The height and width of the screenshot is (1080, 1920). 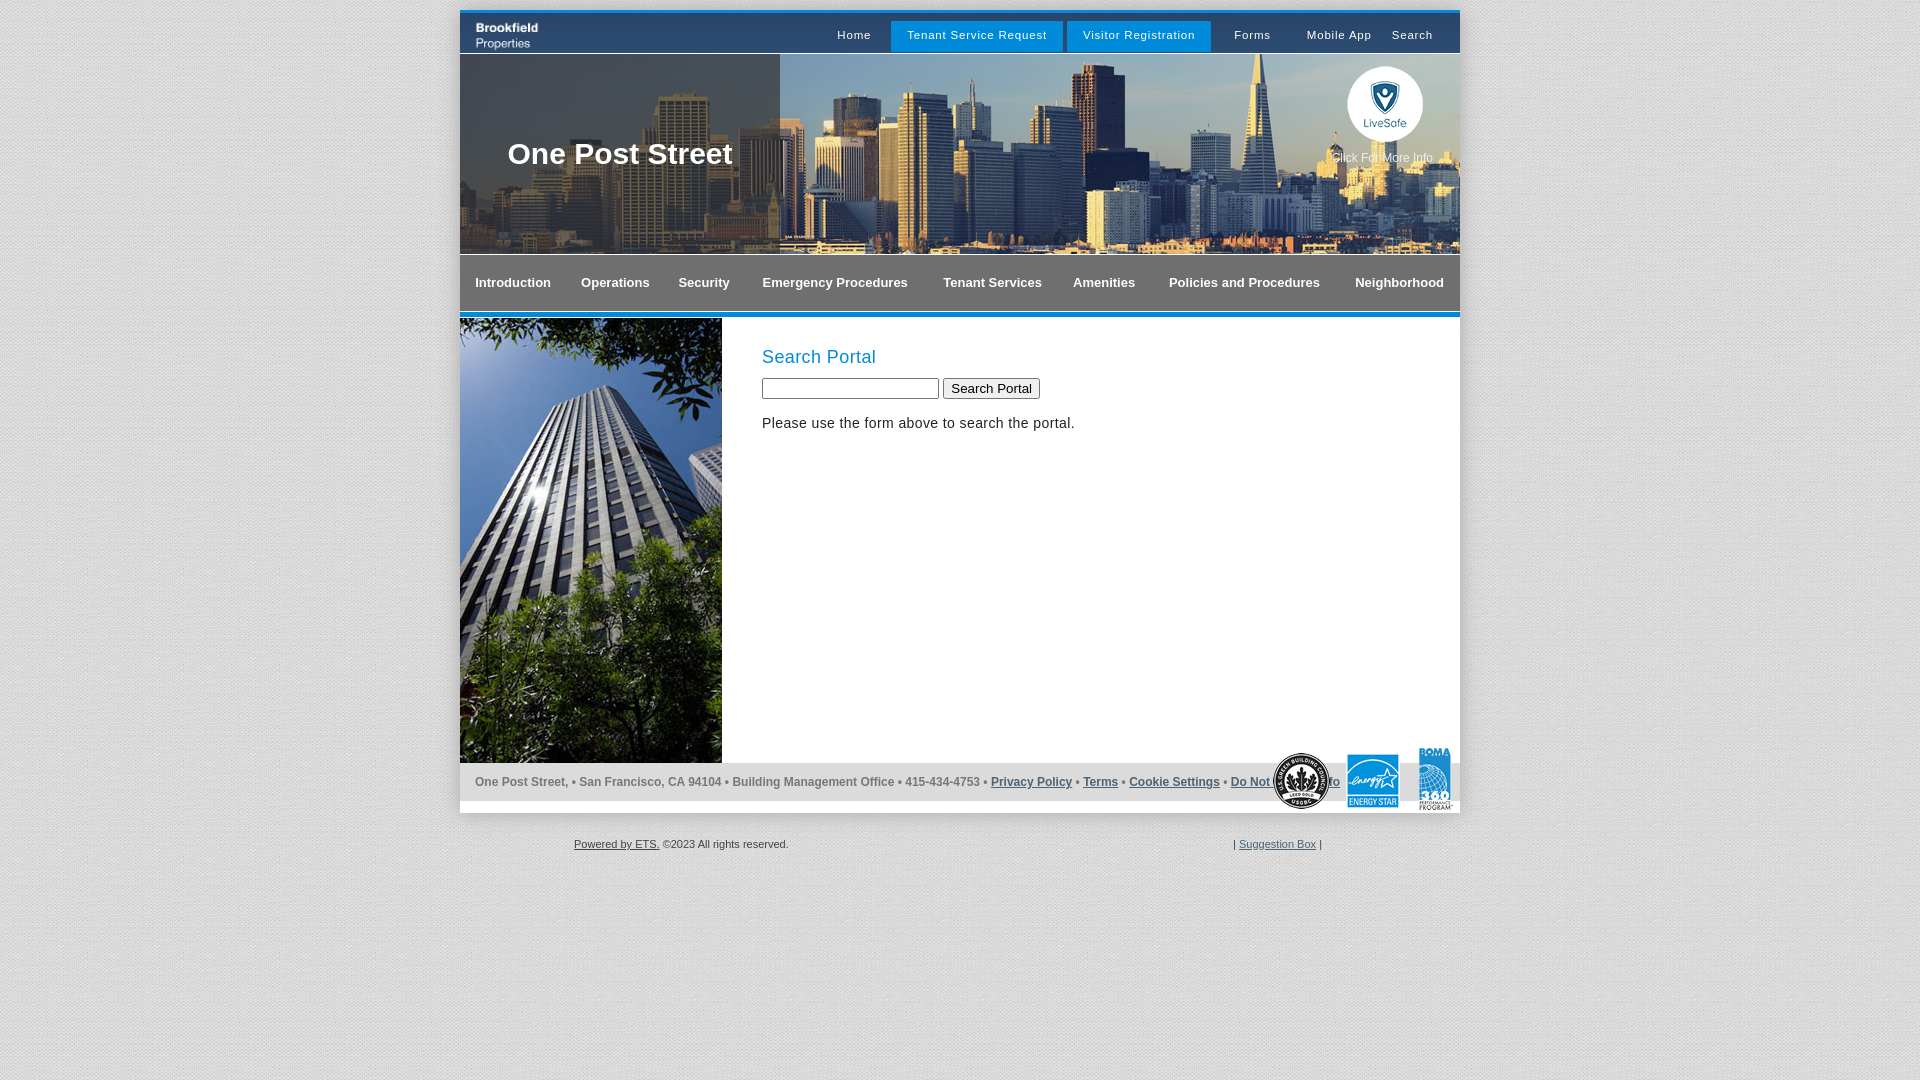 I want to click on 'Click For More Info', so click(x=1381, y=157).